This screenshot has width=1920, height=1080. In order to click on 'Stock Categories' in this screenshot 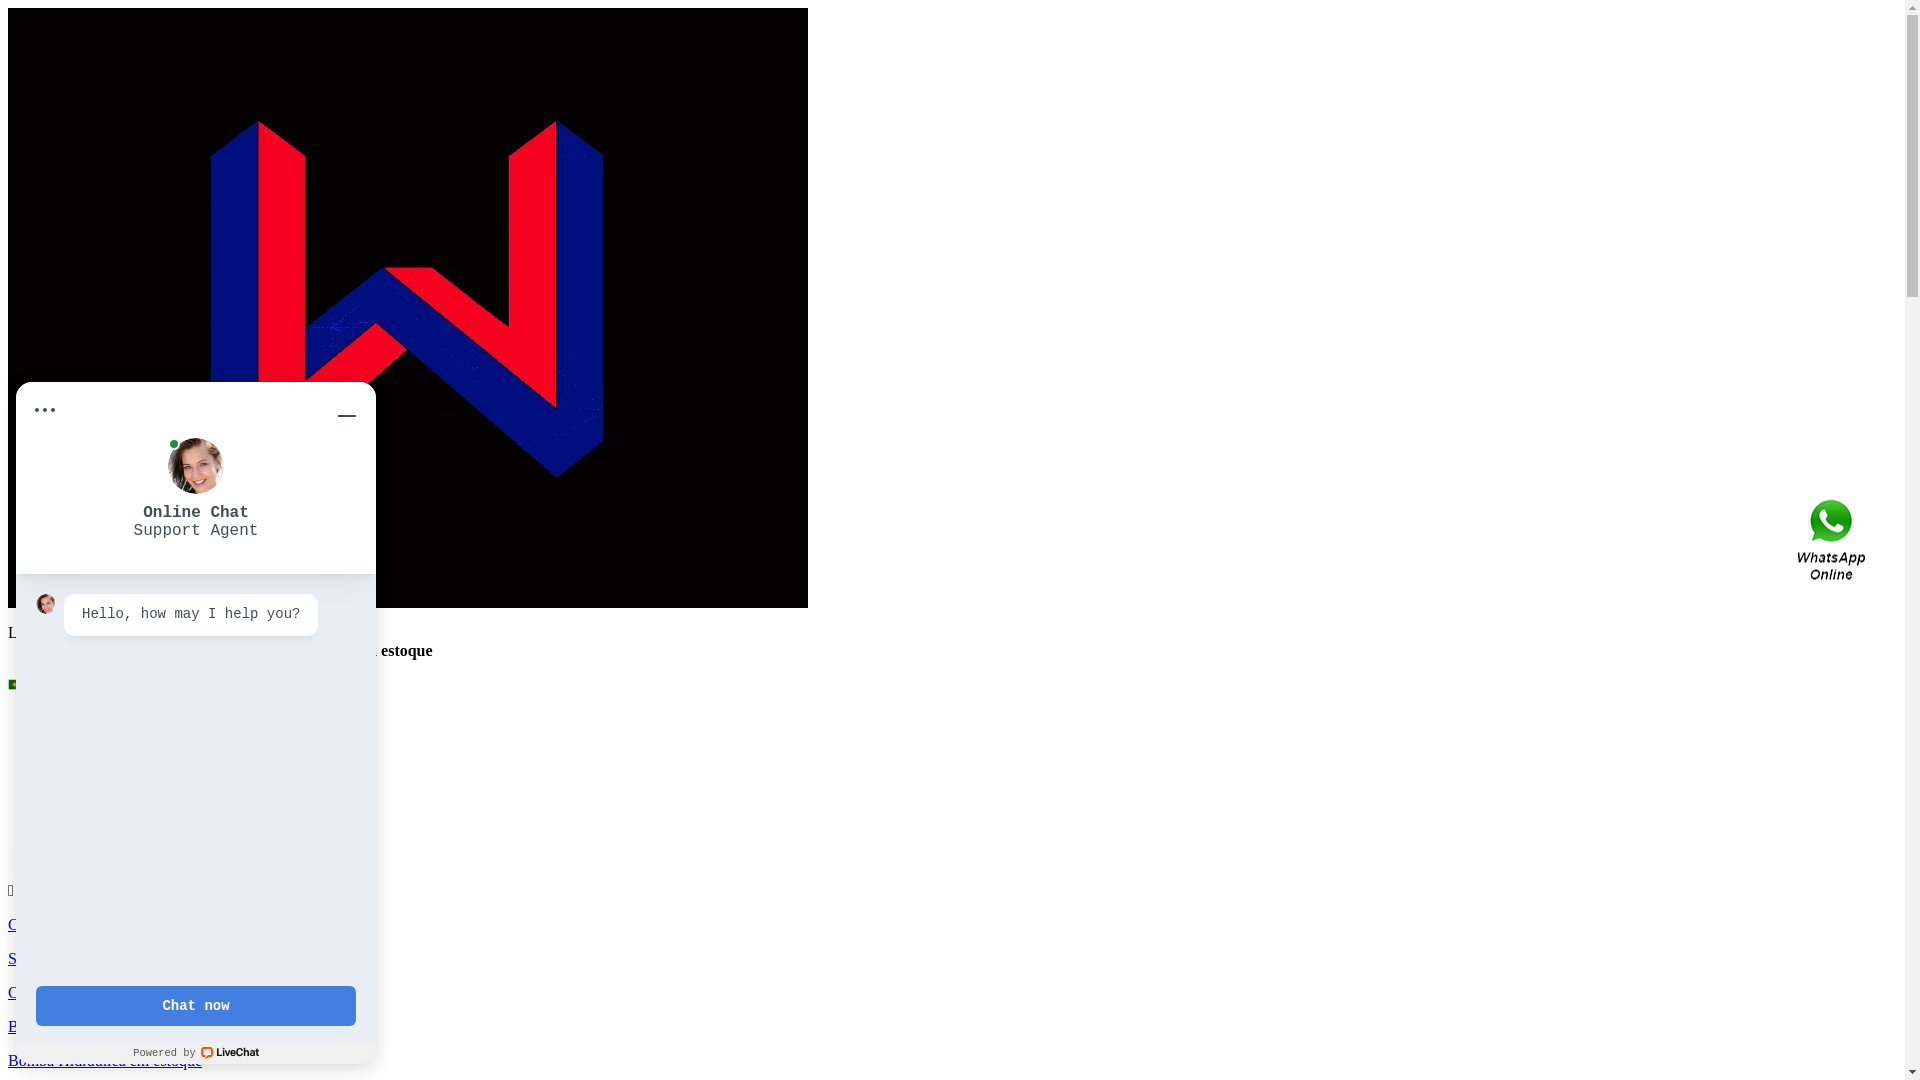, I will do `click(62, 957)`.